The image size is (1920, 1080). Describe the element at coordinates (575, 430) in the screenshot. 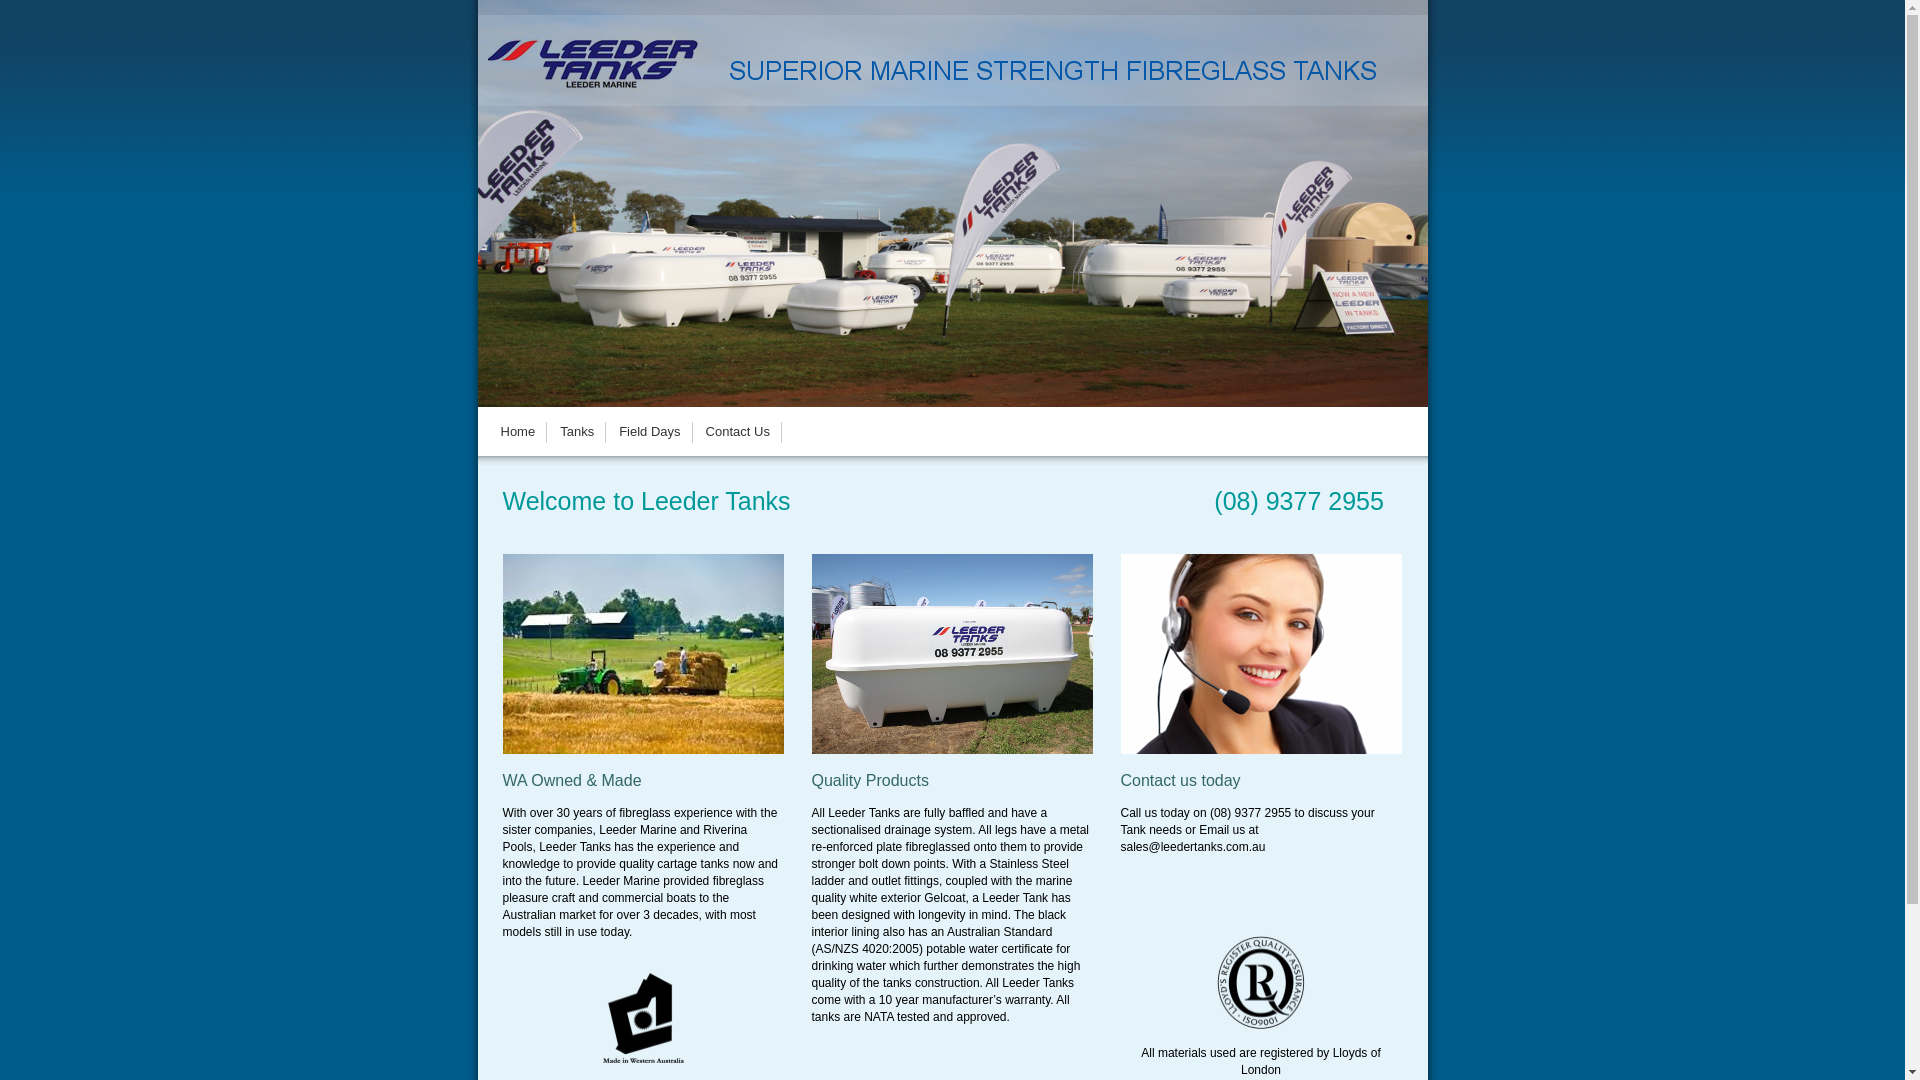

I see `'Tanks'` at that location.